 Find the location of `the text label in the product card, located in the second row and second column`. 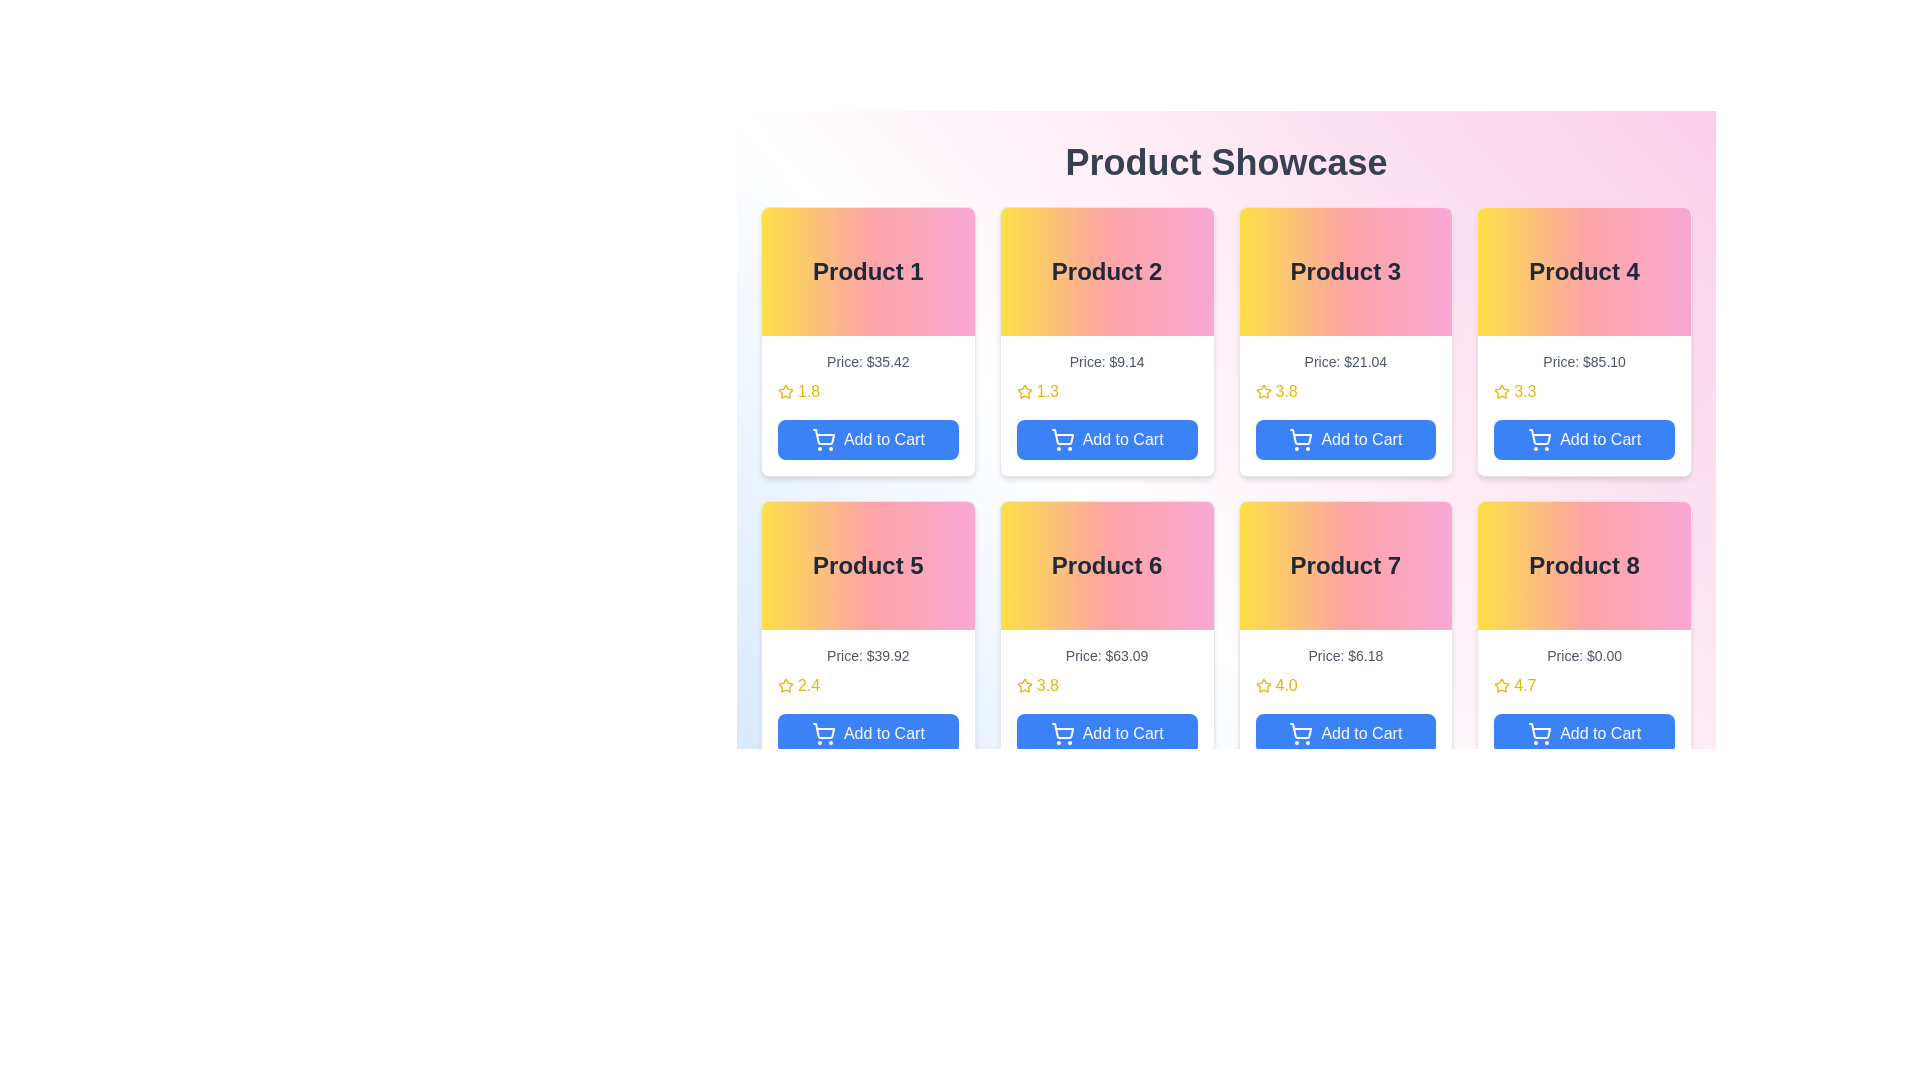

the text label in the product card, located in the second row and second column is located at coordinates (1106, 566).